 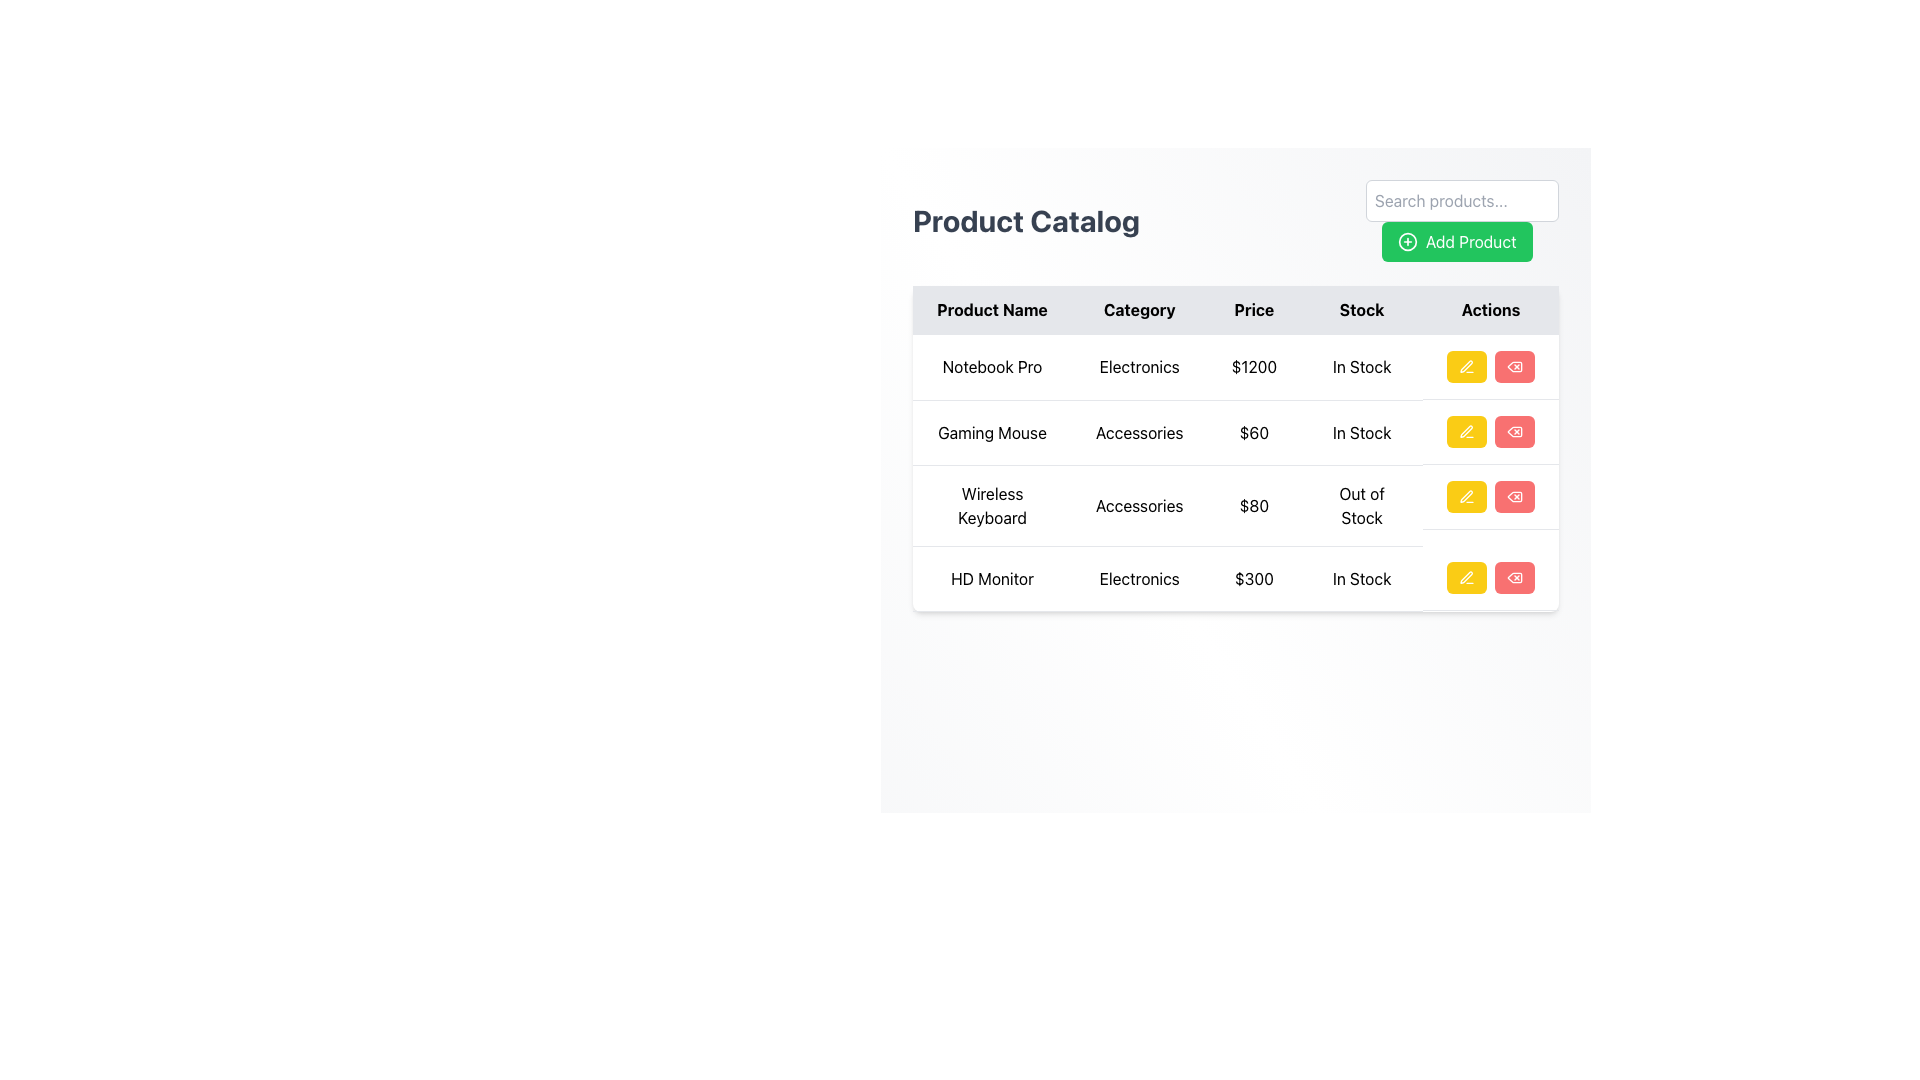 I want to click on the edit icon located in the yellow button in the 'Actions' column of the table for the 'Wireless Keyboard' product, so click(x=1465, y=496).